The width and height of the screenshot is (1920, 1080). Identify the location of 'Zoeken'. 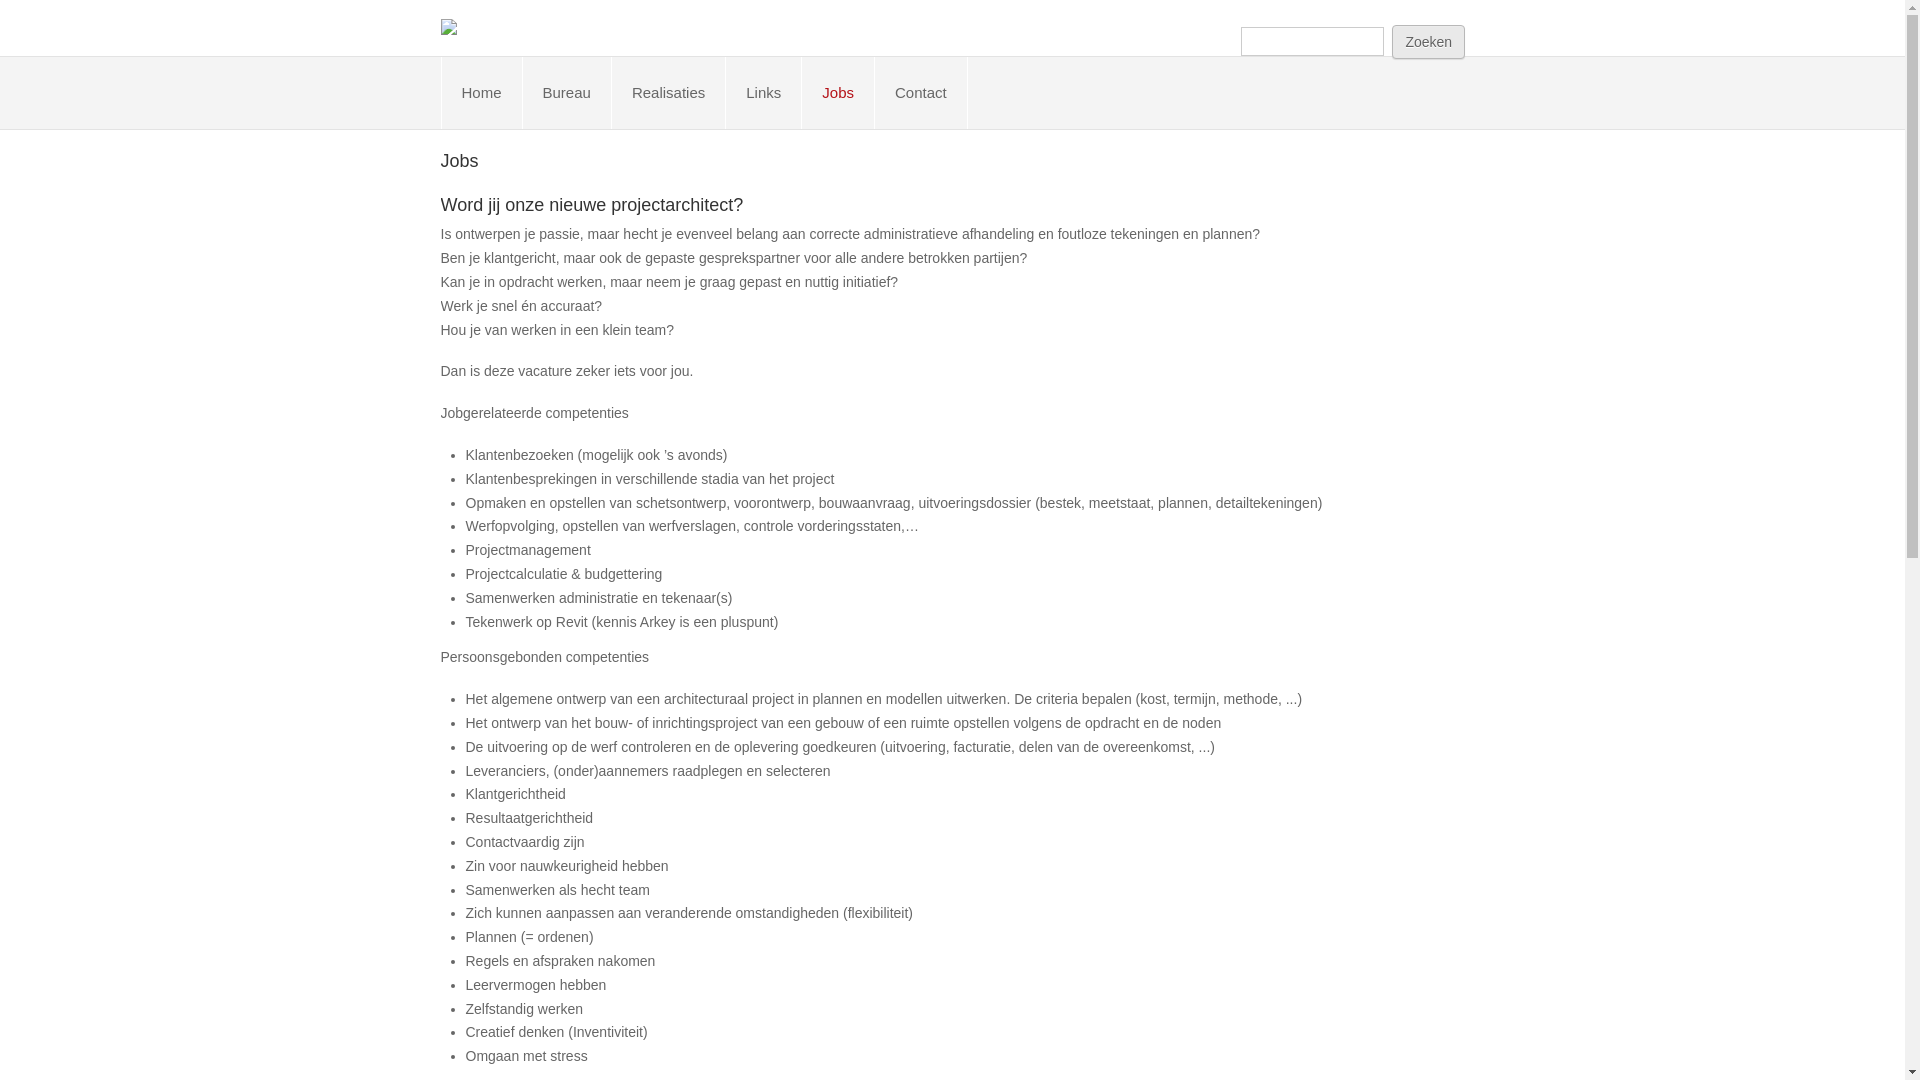
(1427, 42).